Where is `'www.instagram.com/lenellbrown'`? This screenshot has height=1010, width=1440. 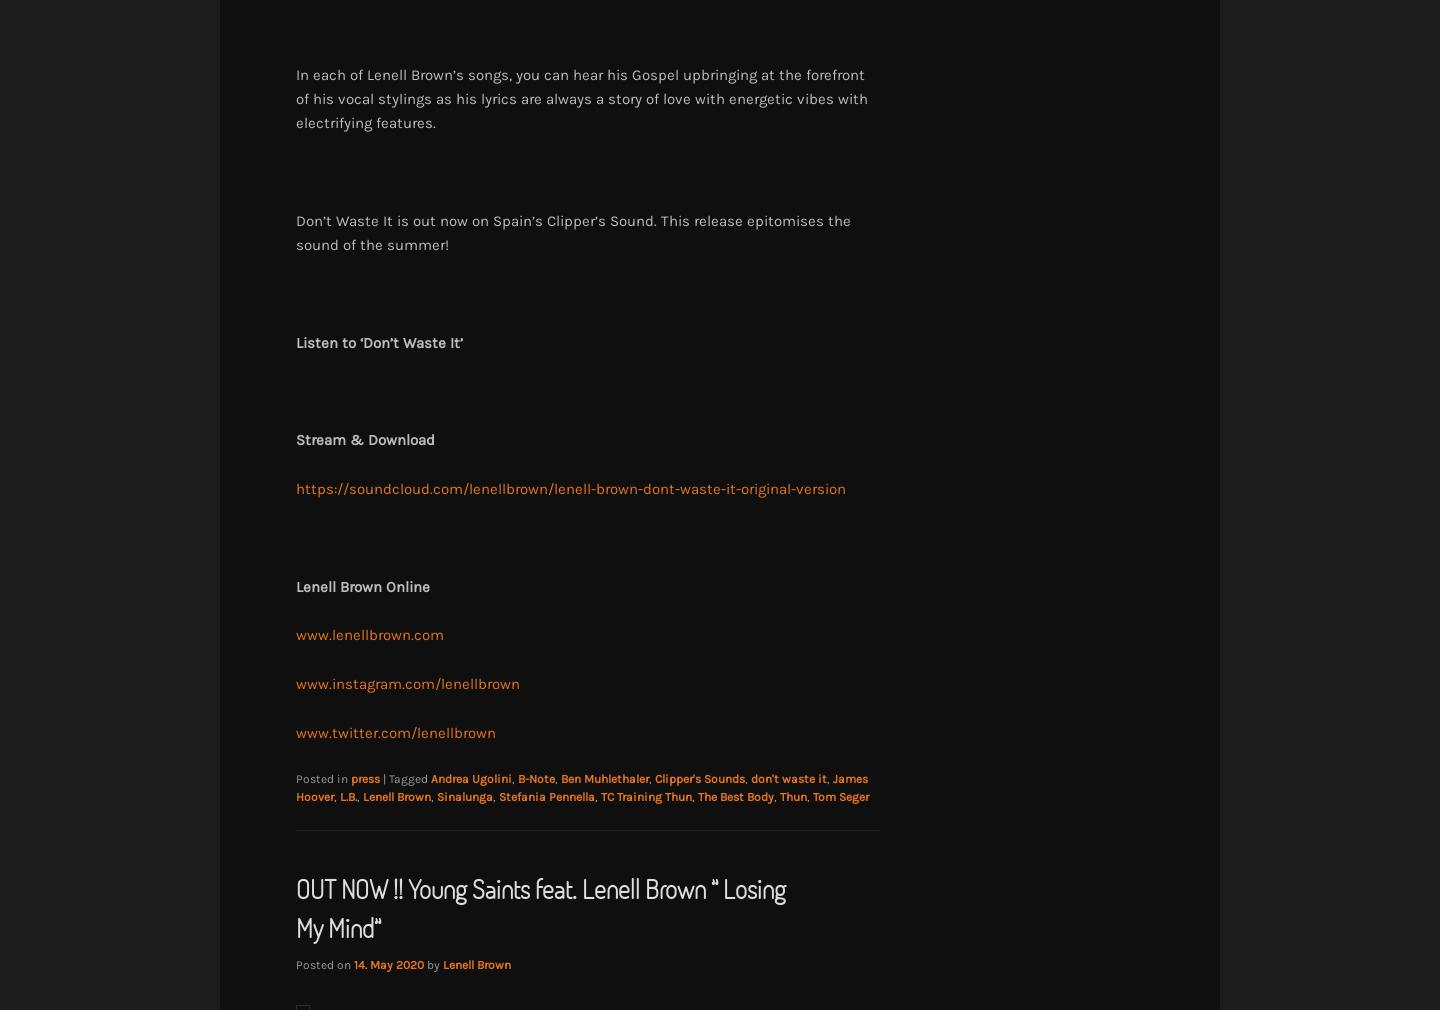 'www.instagram.com/lenellbrown' is located at coordinates (406, 682).